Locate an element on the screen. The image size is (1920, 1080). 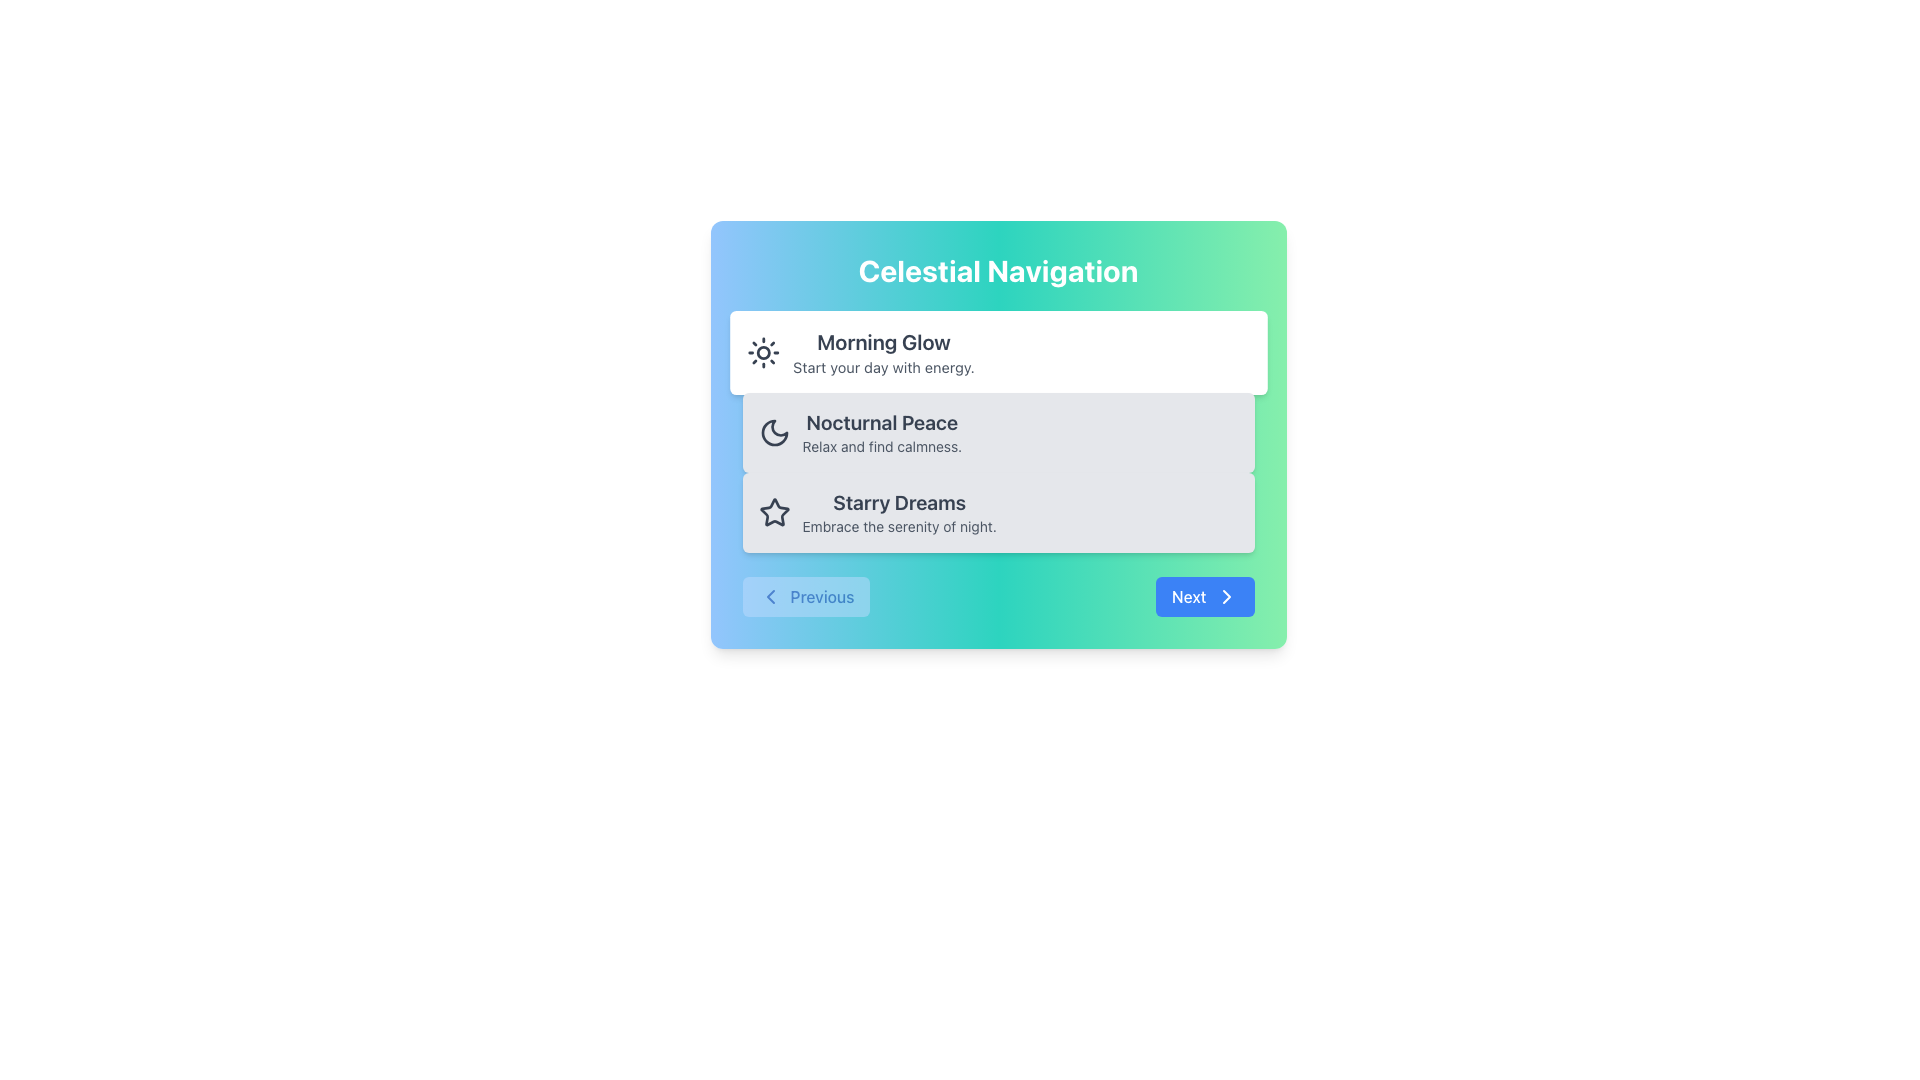
displayed text on the 'Nocturnal Peace' card, which is the second card in a vertically stacked list of three, located on a gradient blue-green background is located at coordinates (881, 431).